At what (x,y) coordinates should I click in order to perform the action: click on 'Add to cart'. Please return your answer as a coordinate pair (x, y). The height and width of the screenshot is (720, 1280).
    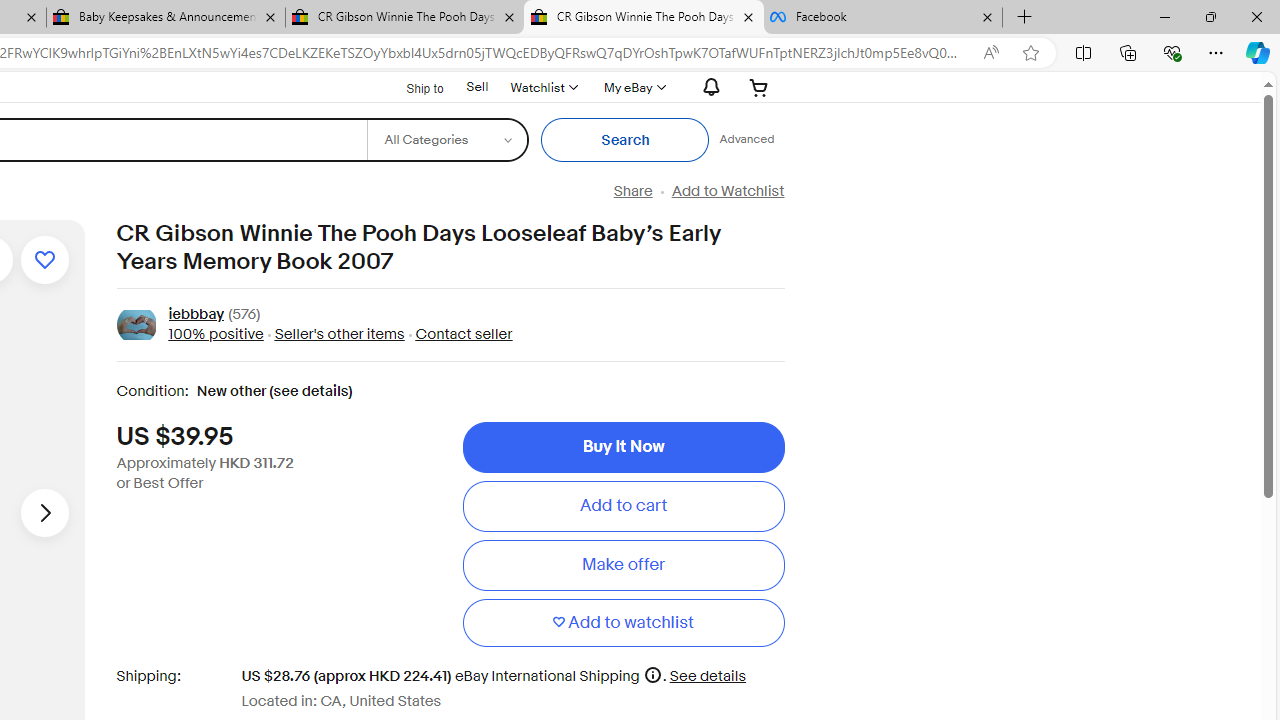
    Looking at the image, I should click on (622, 505).